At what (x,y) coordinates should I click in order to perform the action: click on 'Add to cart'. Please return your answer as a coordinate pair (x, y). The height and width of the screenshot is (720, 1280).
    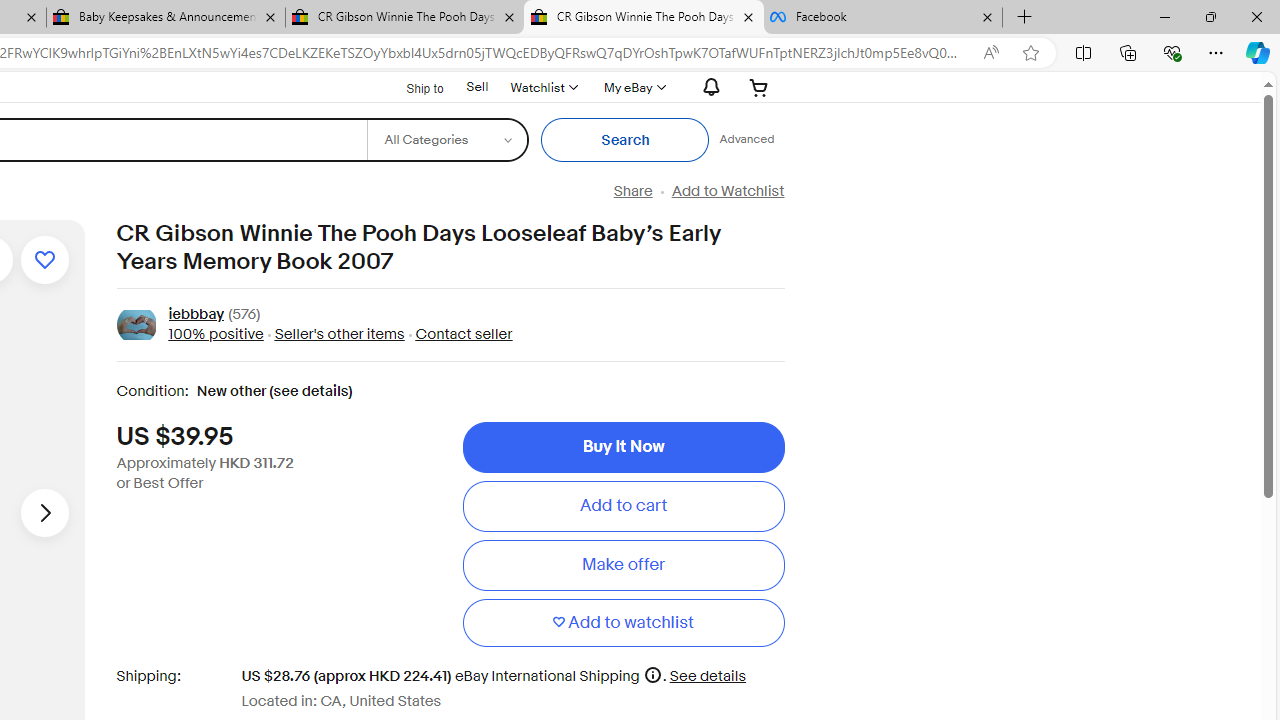
    Looking at the image, I should click on (622, 505).